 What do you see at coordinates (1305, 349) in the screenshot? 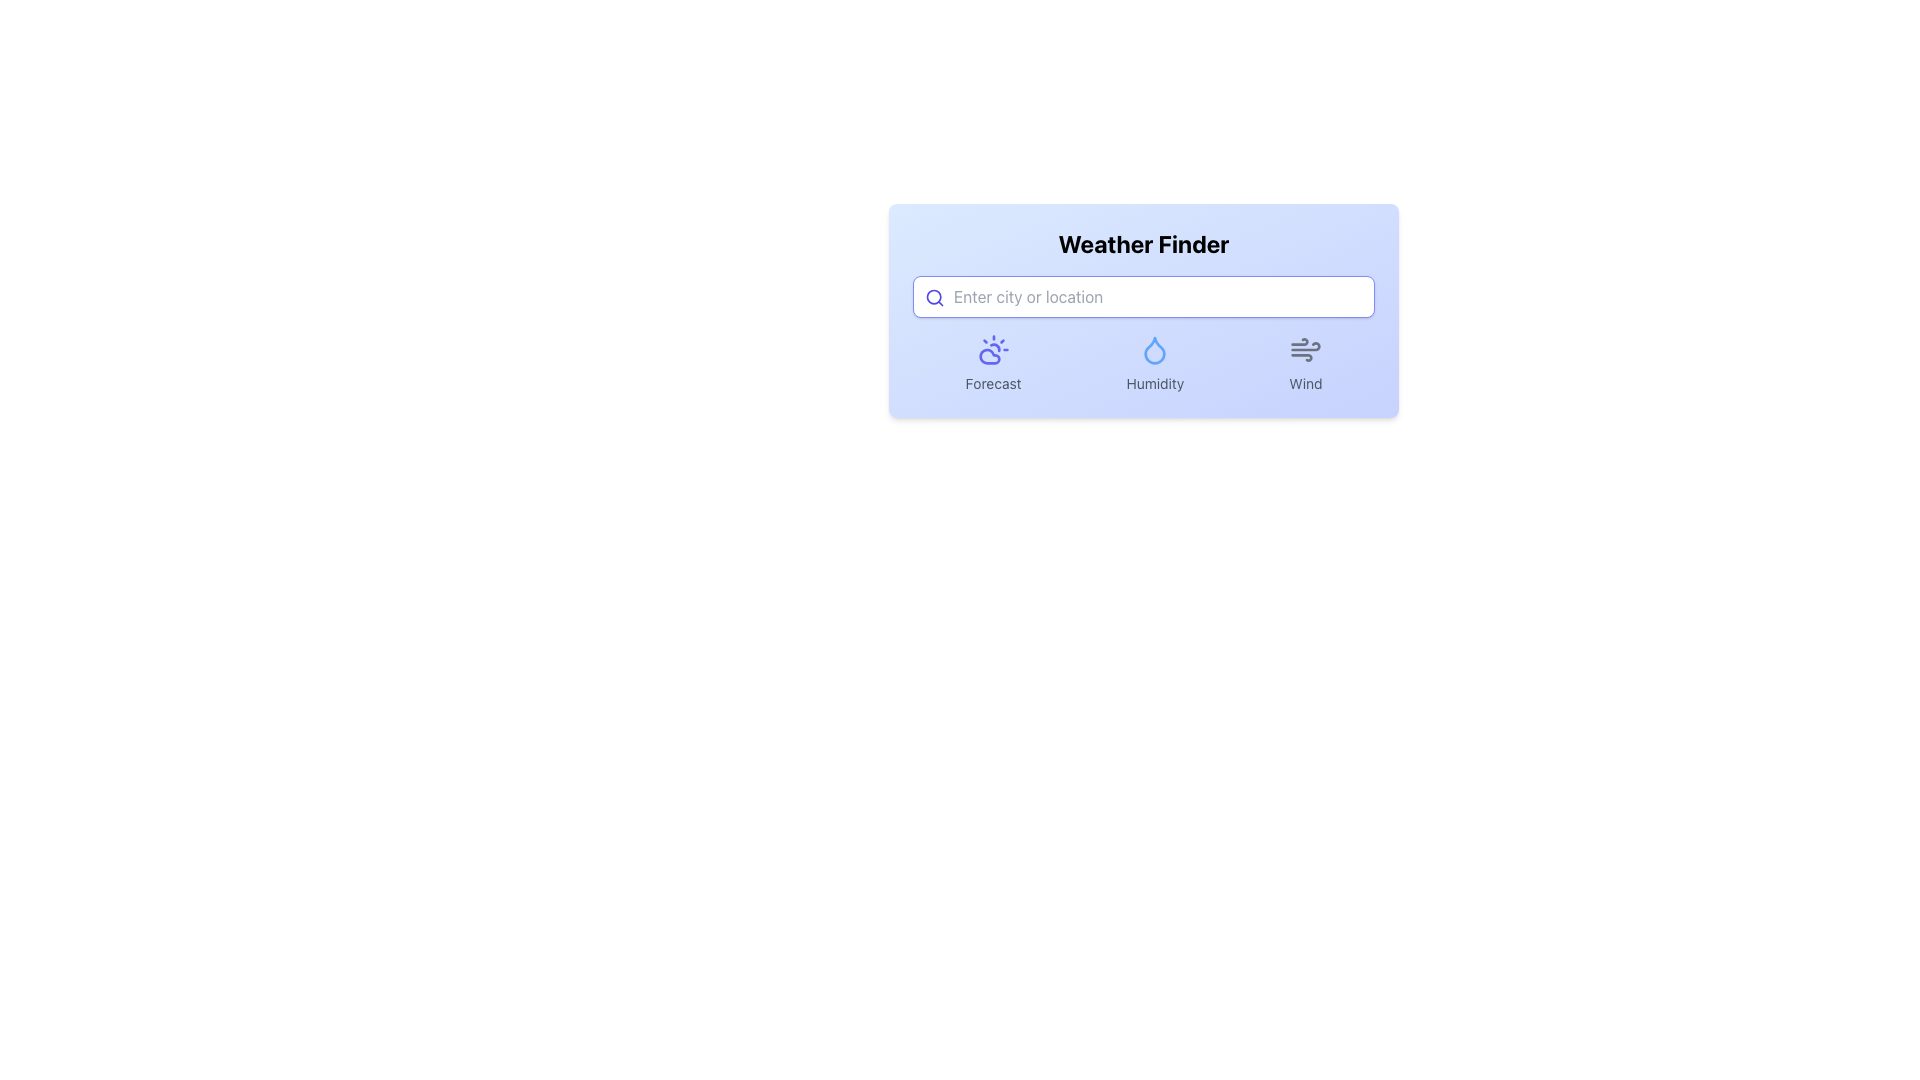
I see `the wind motion icon, which consists of three curved gray lines and is located above the text label 'Wind'` at bounding box center [1305, 349].